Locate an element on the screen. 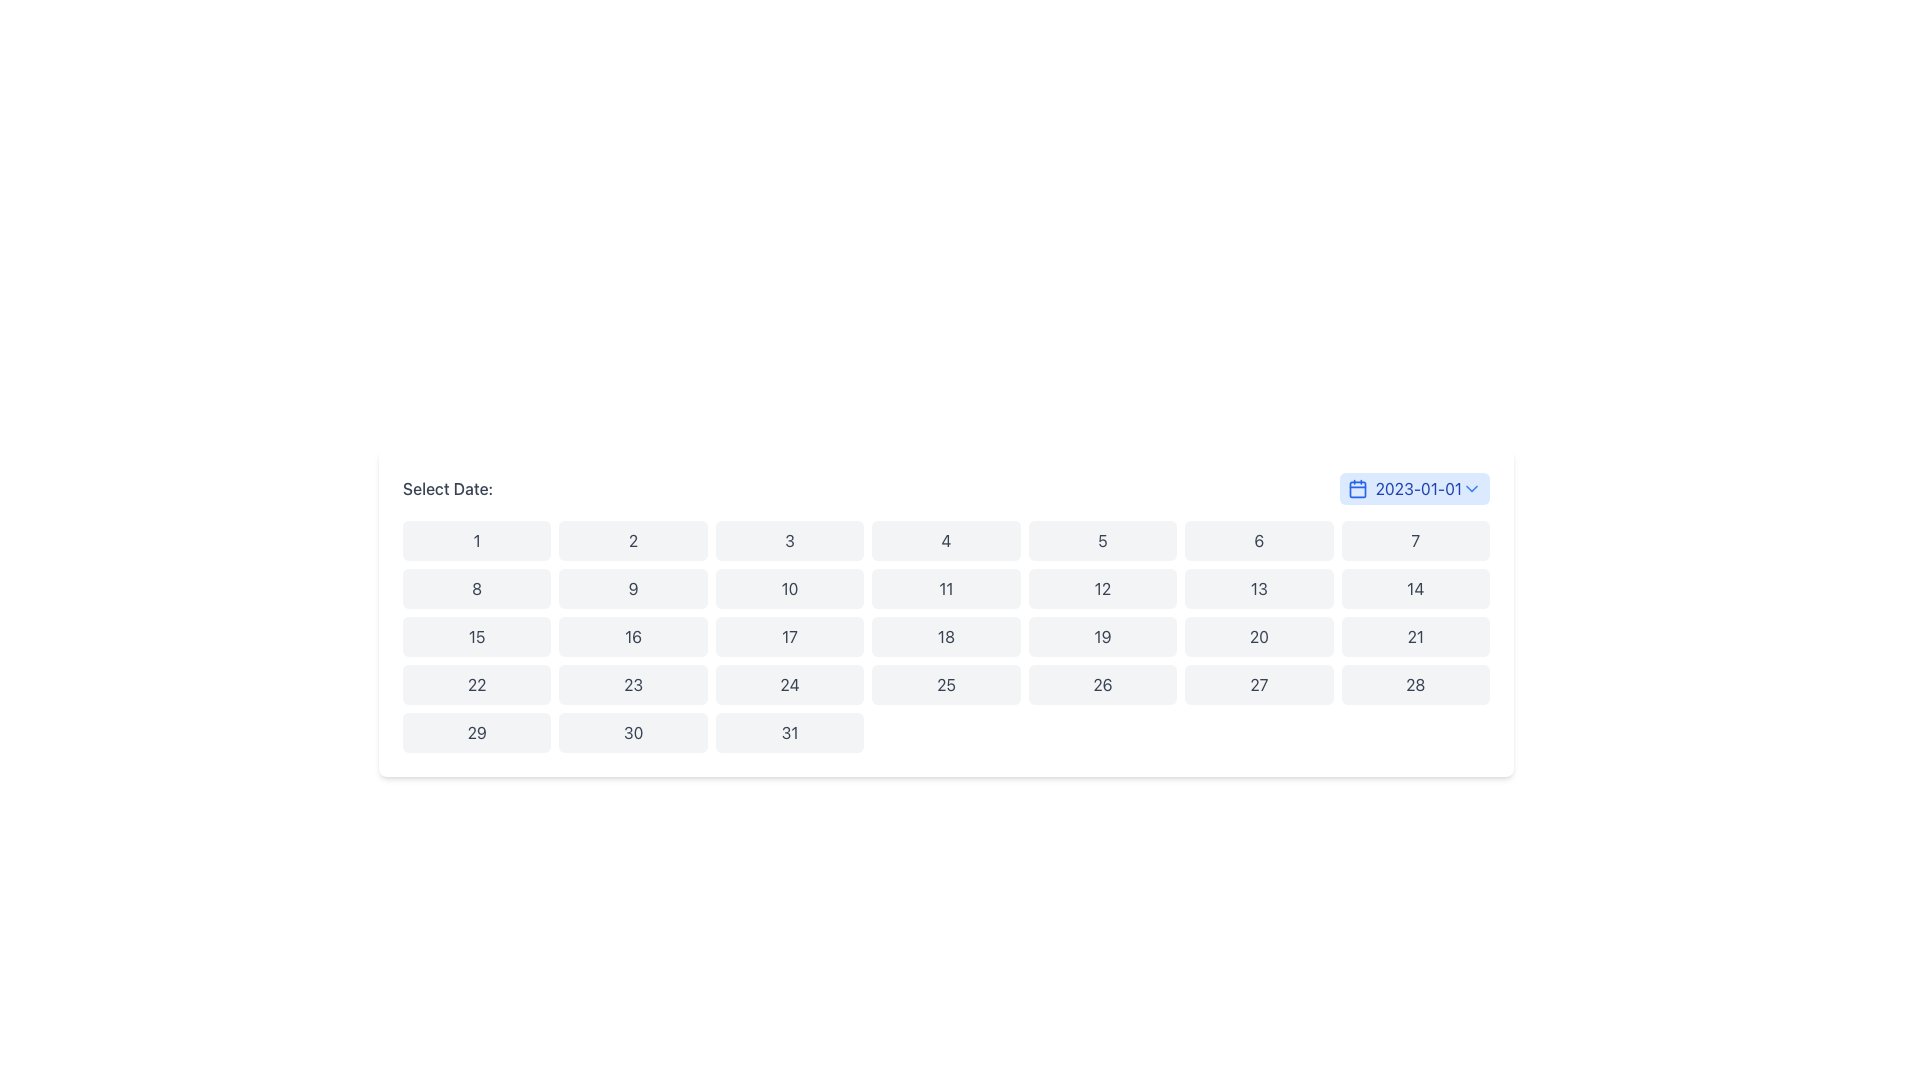 This screenshot has height=1080, width=1920. the button for selecting date '7' in the calendar UI is located at coordinates (1414, 540).